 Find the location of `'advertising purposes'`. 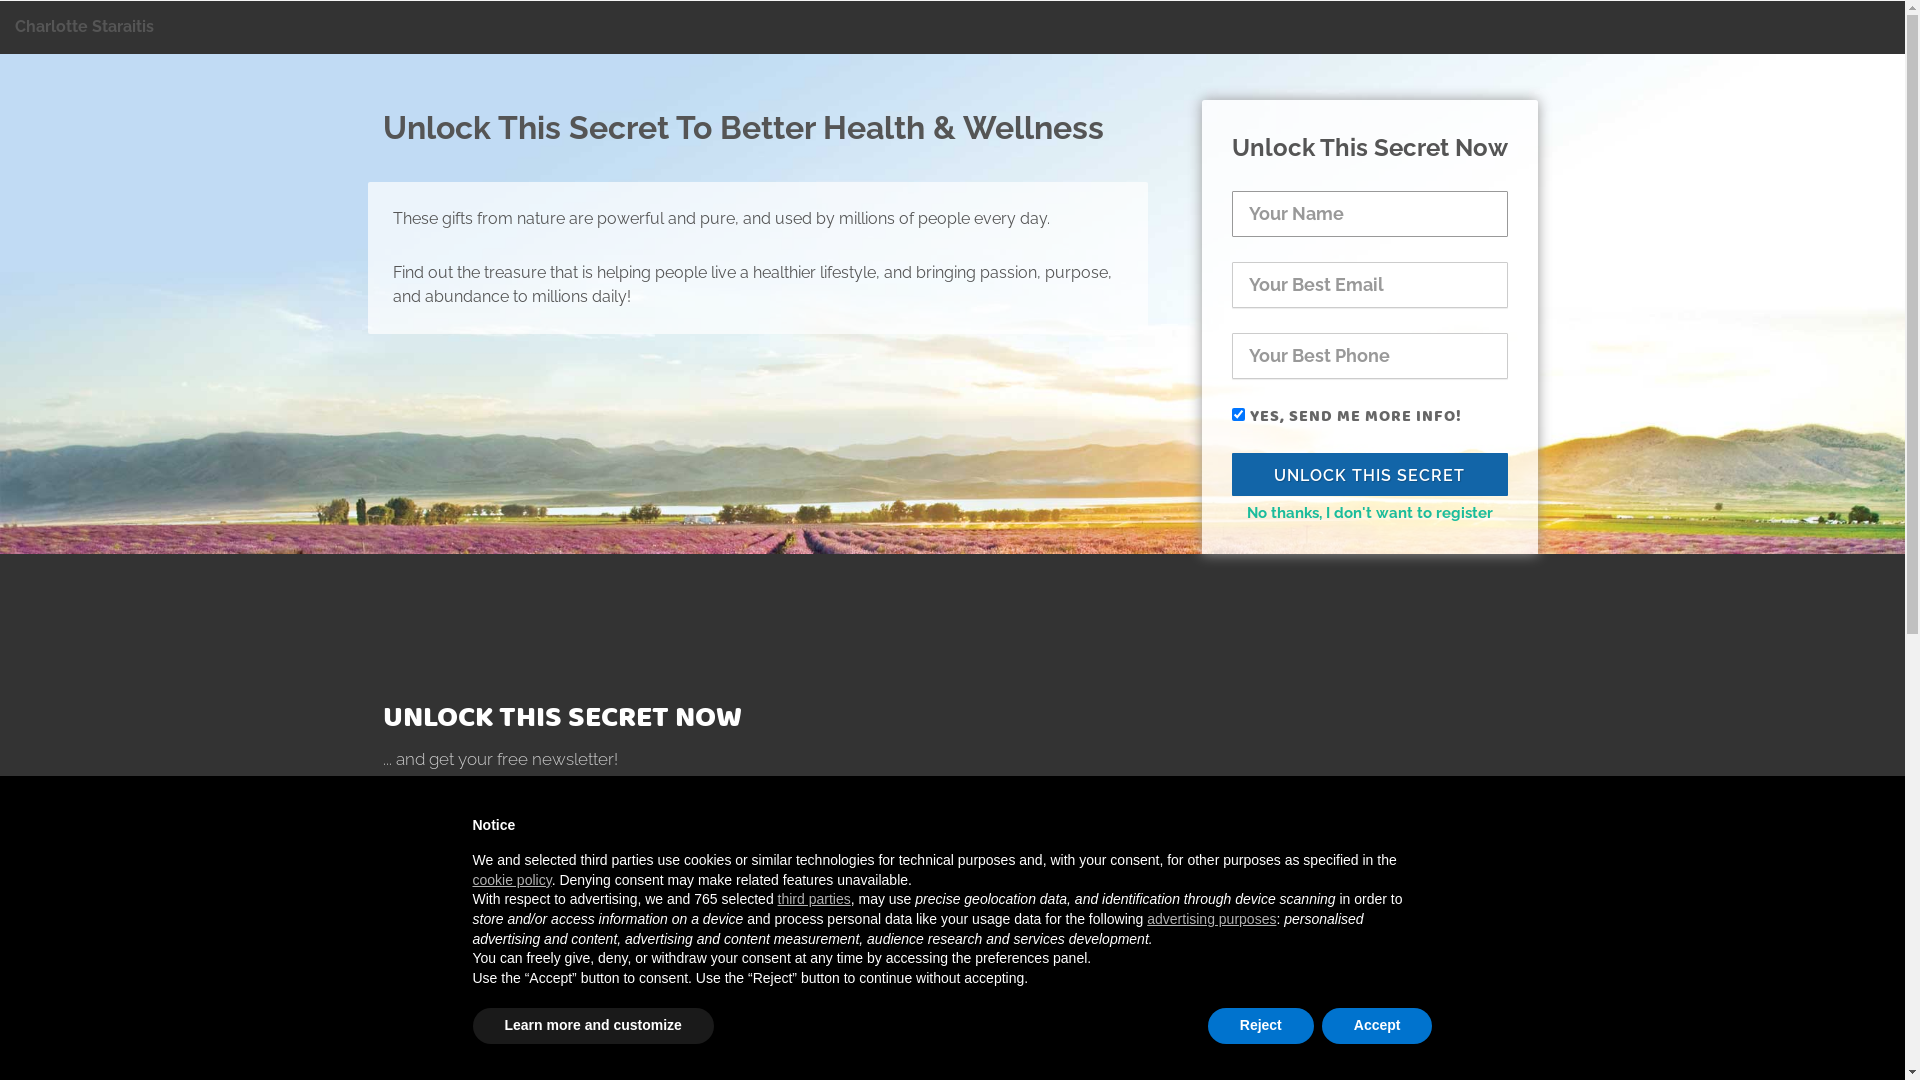

'advertising purposes' is located at coordinates (1210, 918).